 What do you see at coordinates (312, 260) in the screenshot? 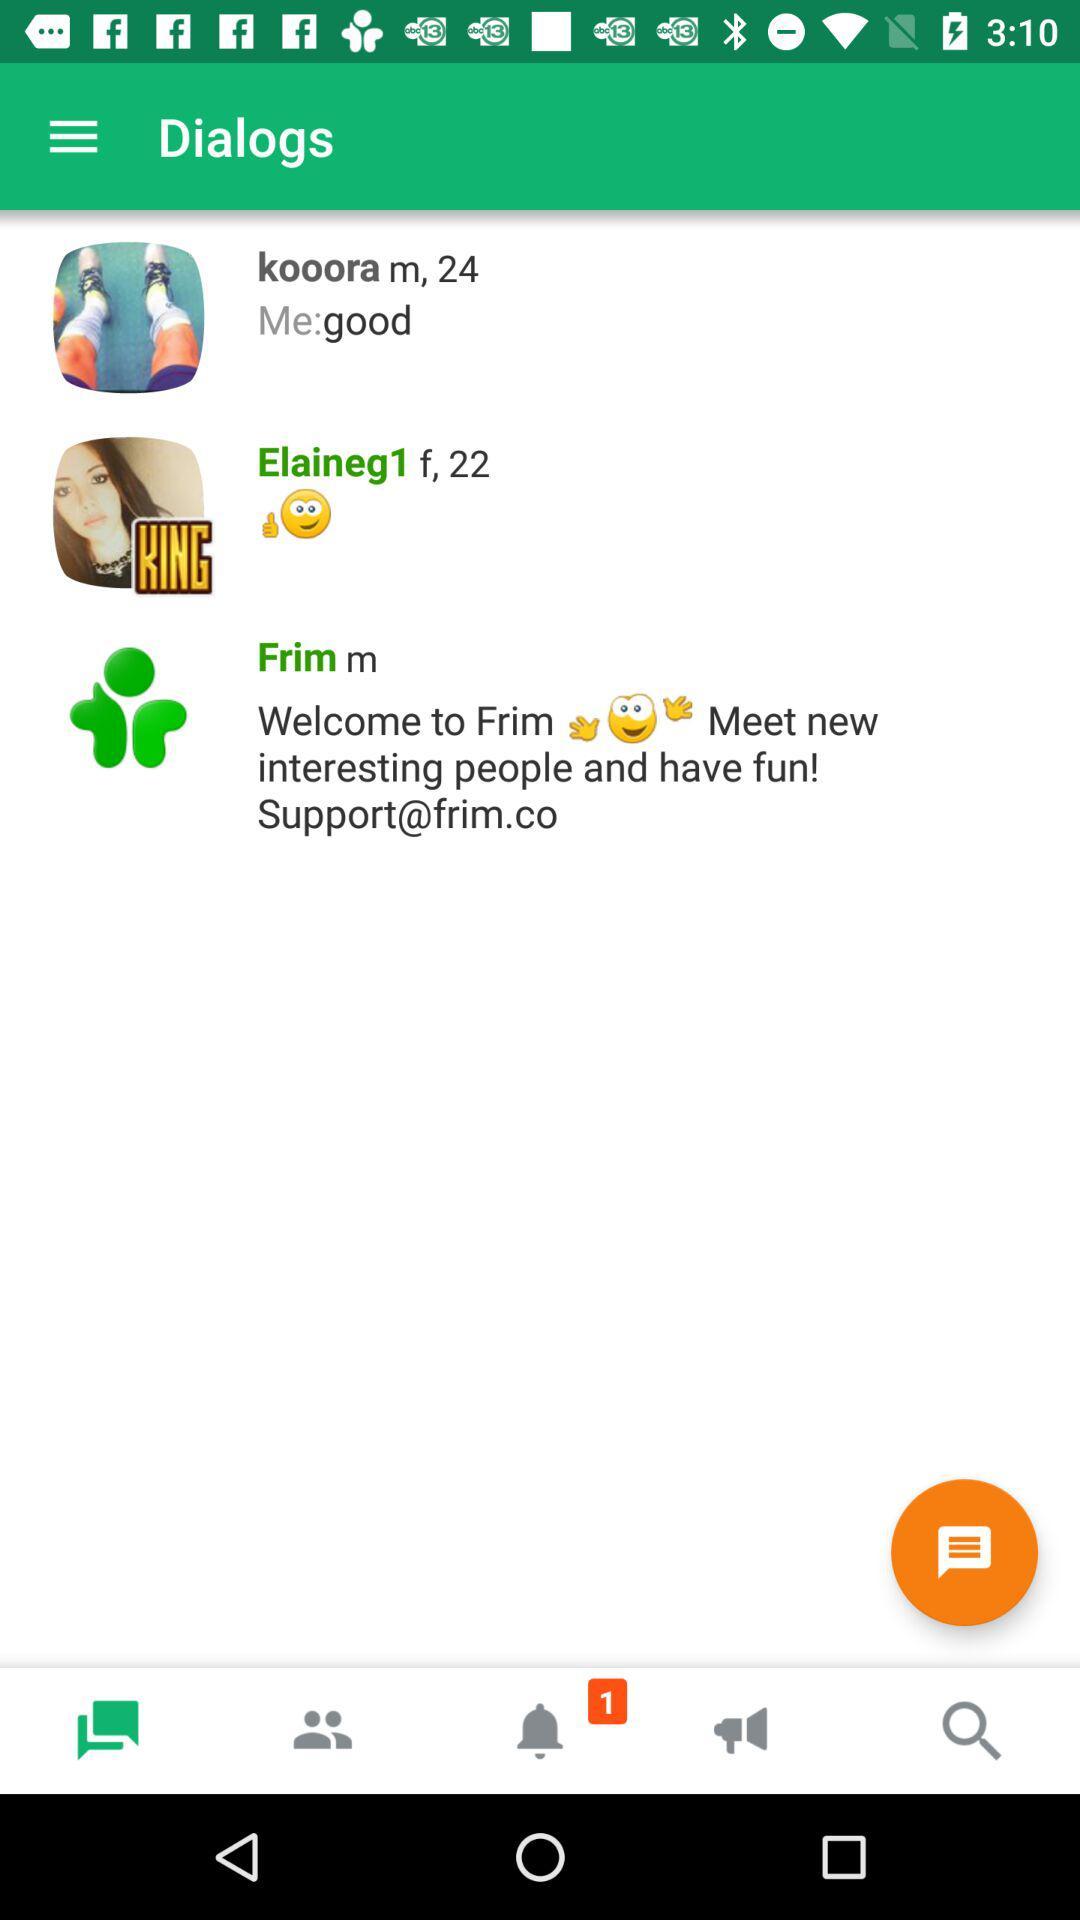
I see `icon next to the m, 24` at bounding box center [312, 260].